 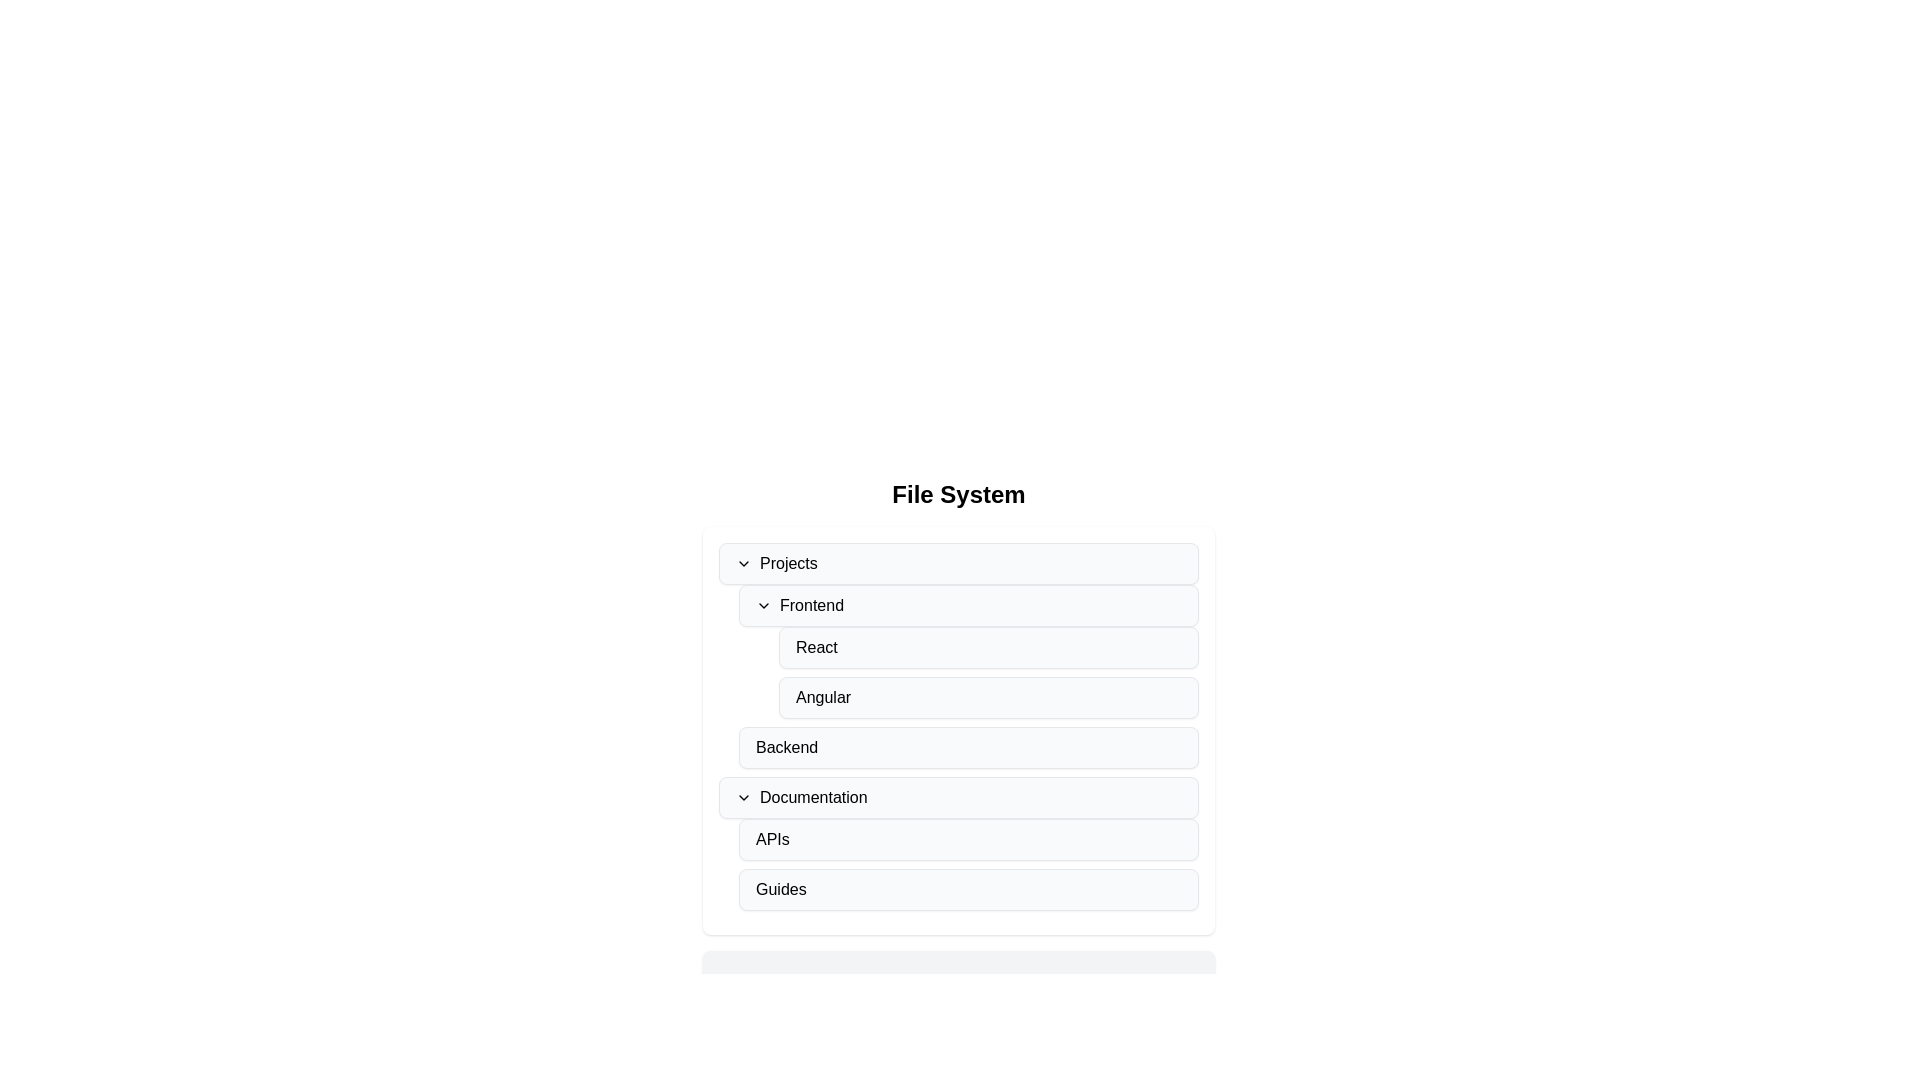 What do you see at coordinates (958, 797) in the screenshot?
I see `the first expandable menu item labeled 'Documentation'` at bounding box center [958, 797].